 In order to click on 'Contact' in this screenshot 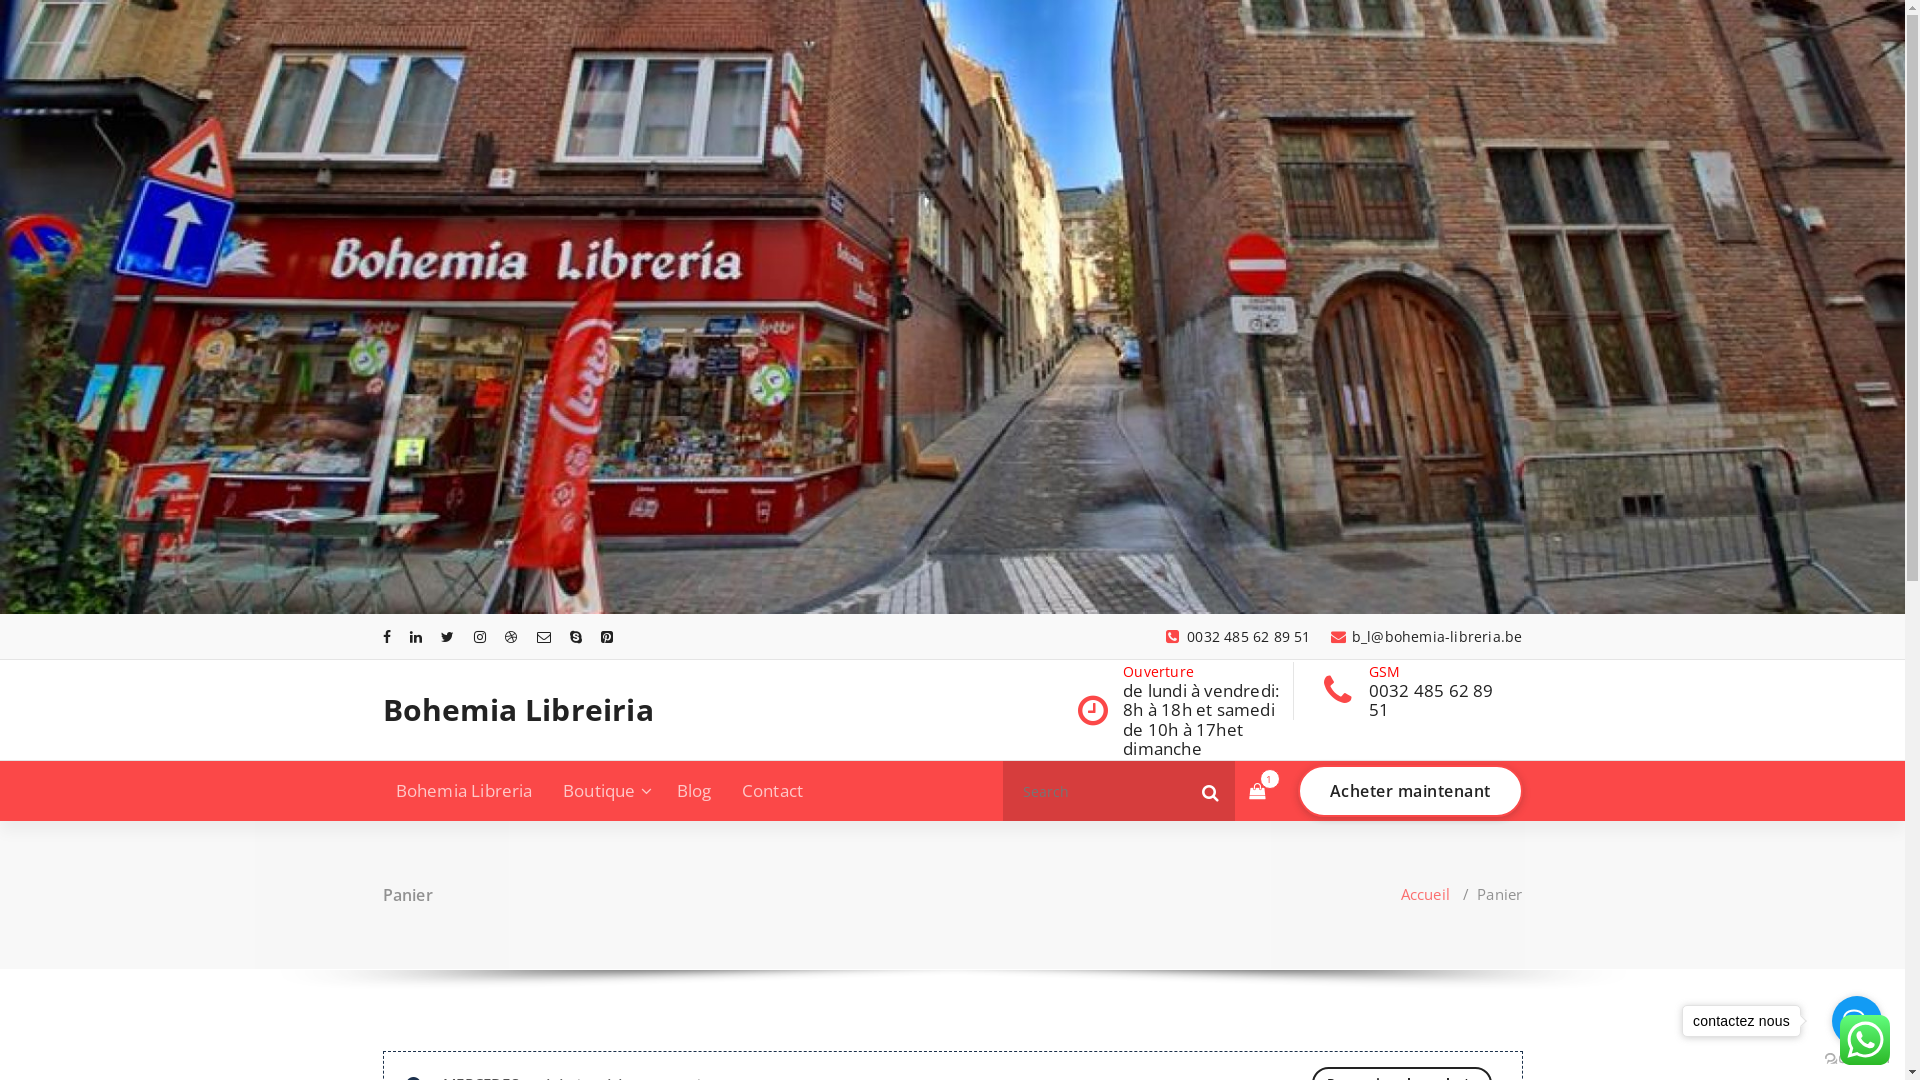, I will do `click(771, 789)`.